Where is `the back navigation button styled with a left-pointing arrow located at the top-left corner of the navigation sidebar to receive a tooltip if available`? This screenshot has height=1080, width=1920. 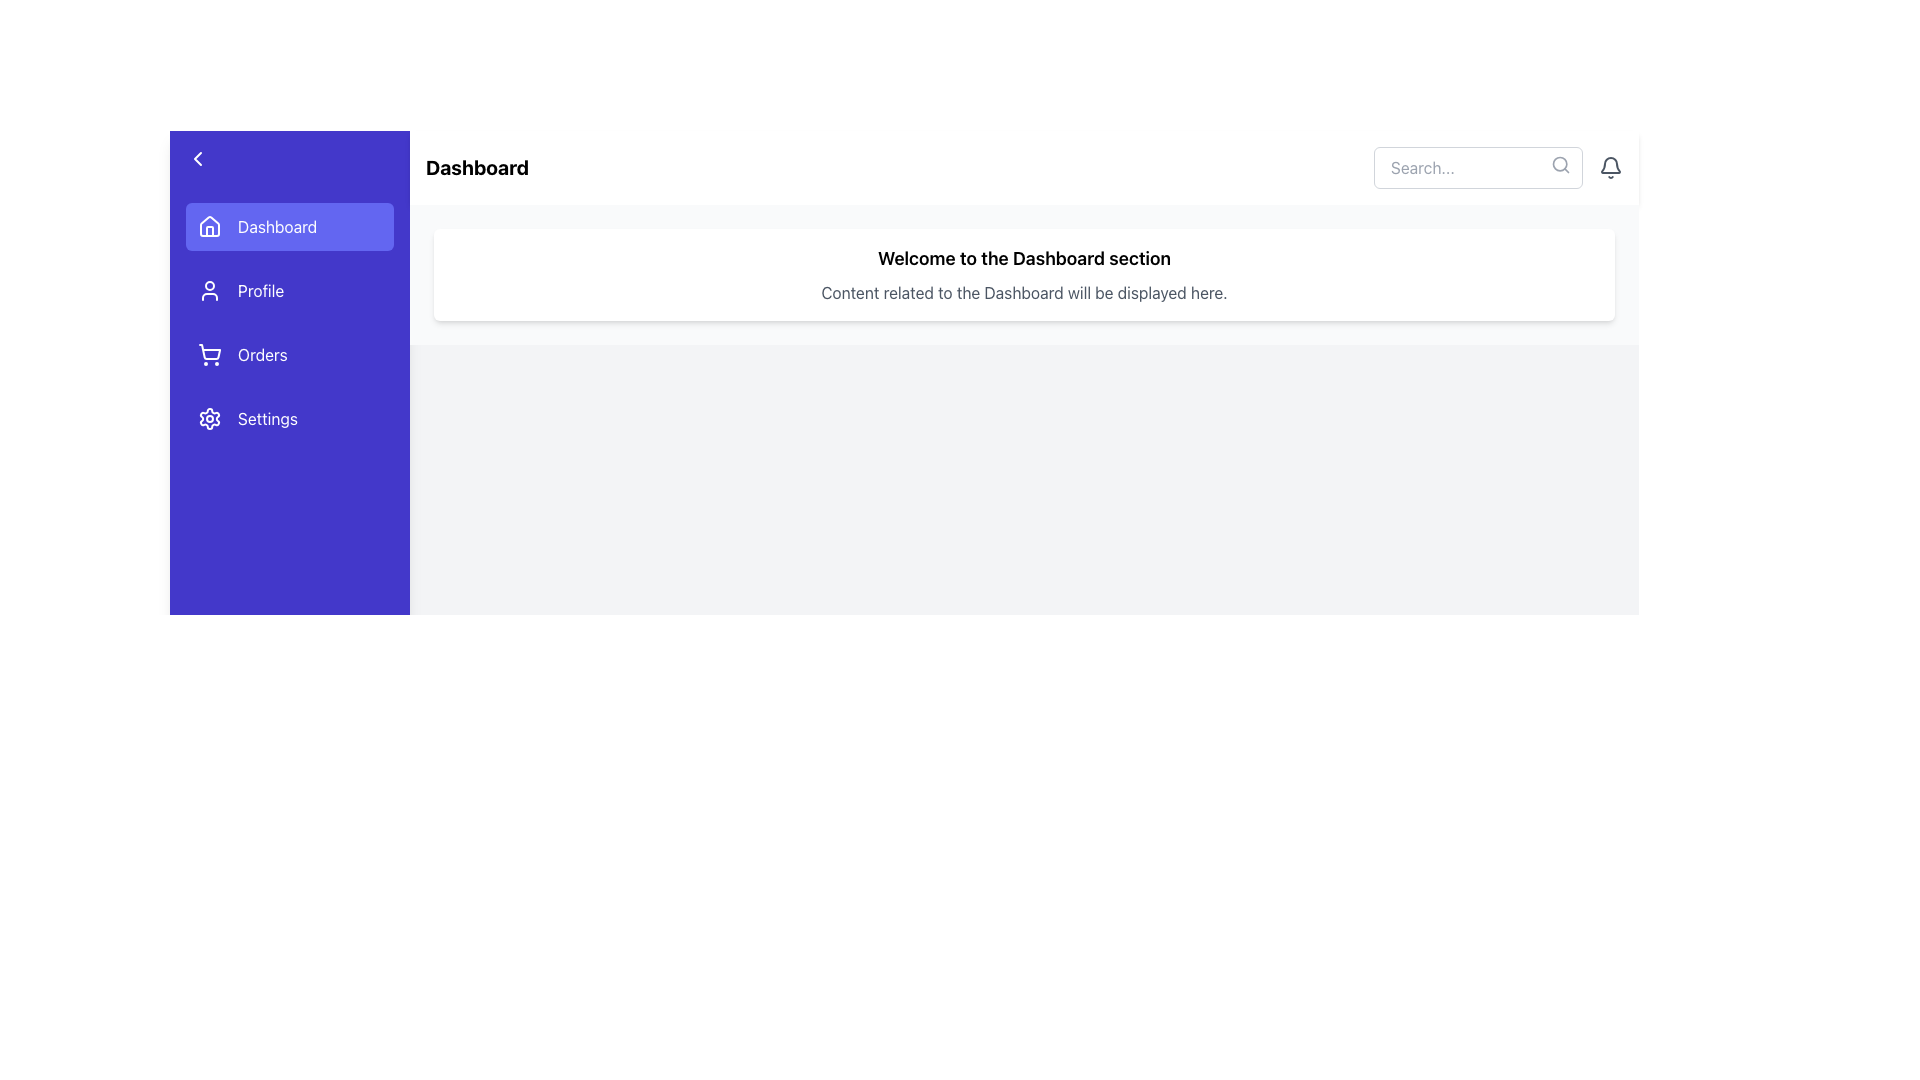
the back navigation button styled with a left-pointing arrow located at the top-left corner of the navigation sidebar to receive a tooltip if available is located at coordinates (288, 157).